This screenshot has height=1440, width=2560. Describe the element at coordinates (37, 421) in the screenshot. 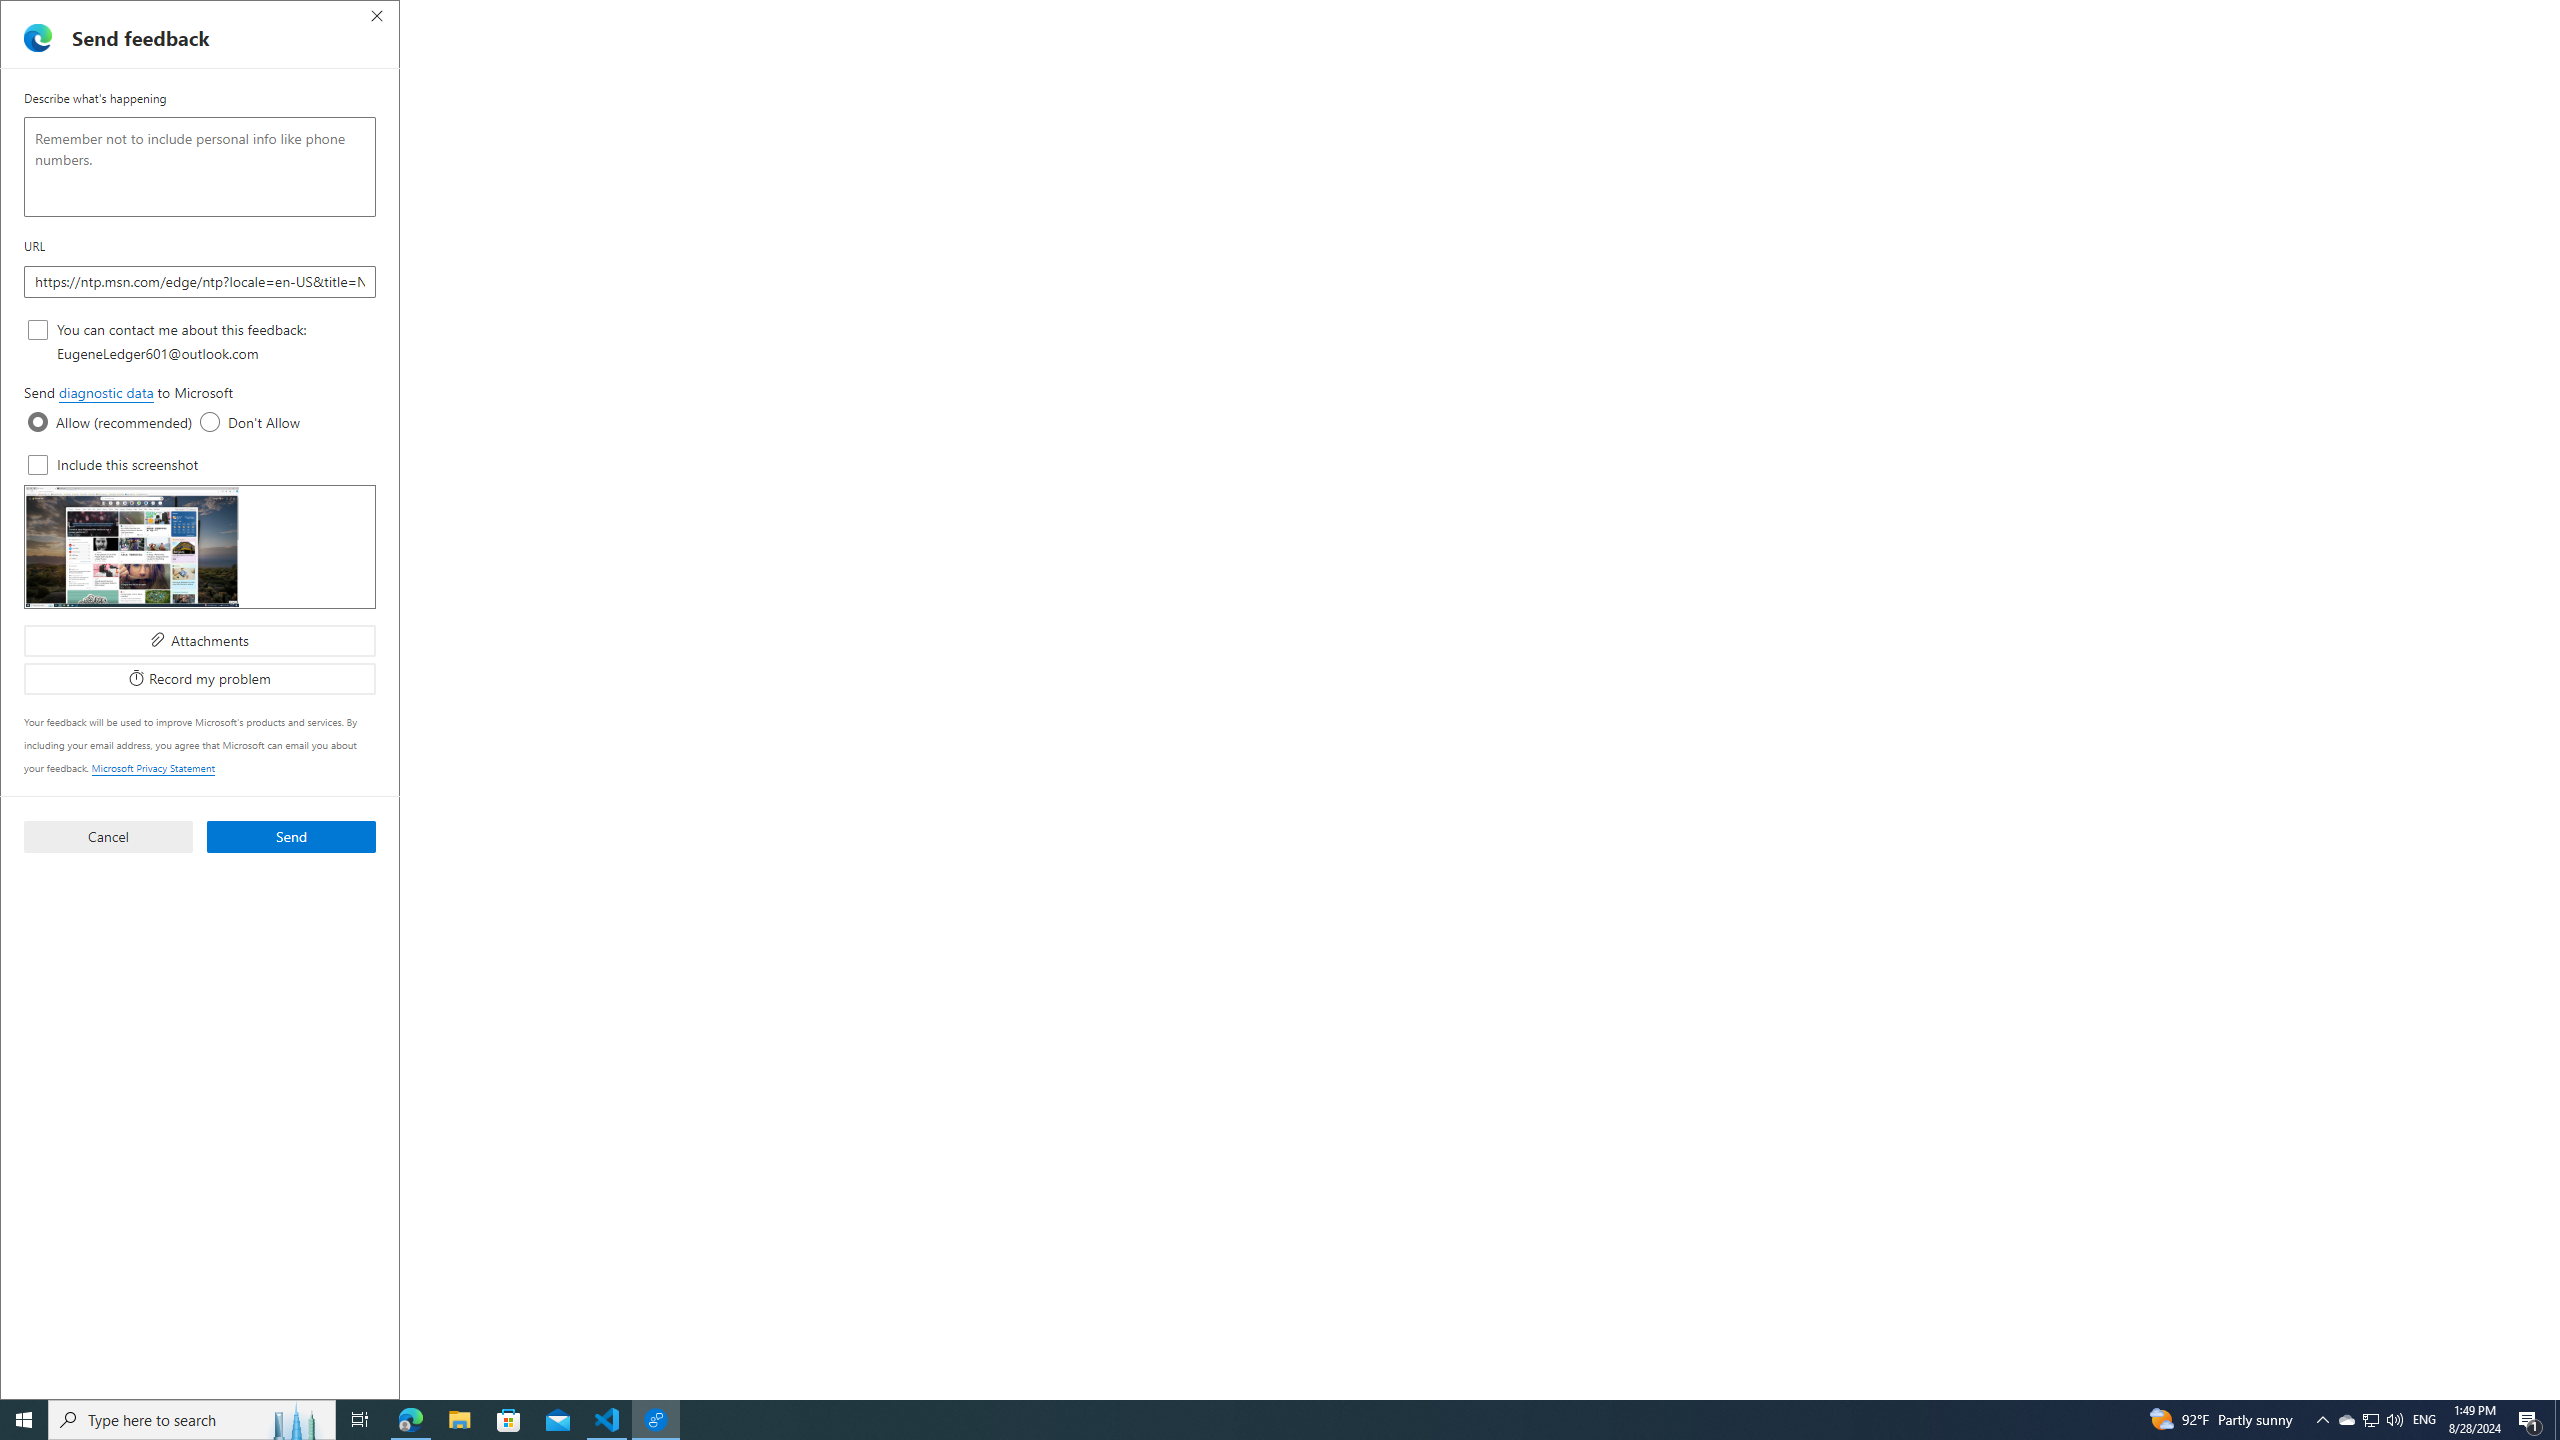

I see `'Allow (recommended)'` at that location.